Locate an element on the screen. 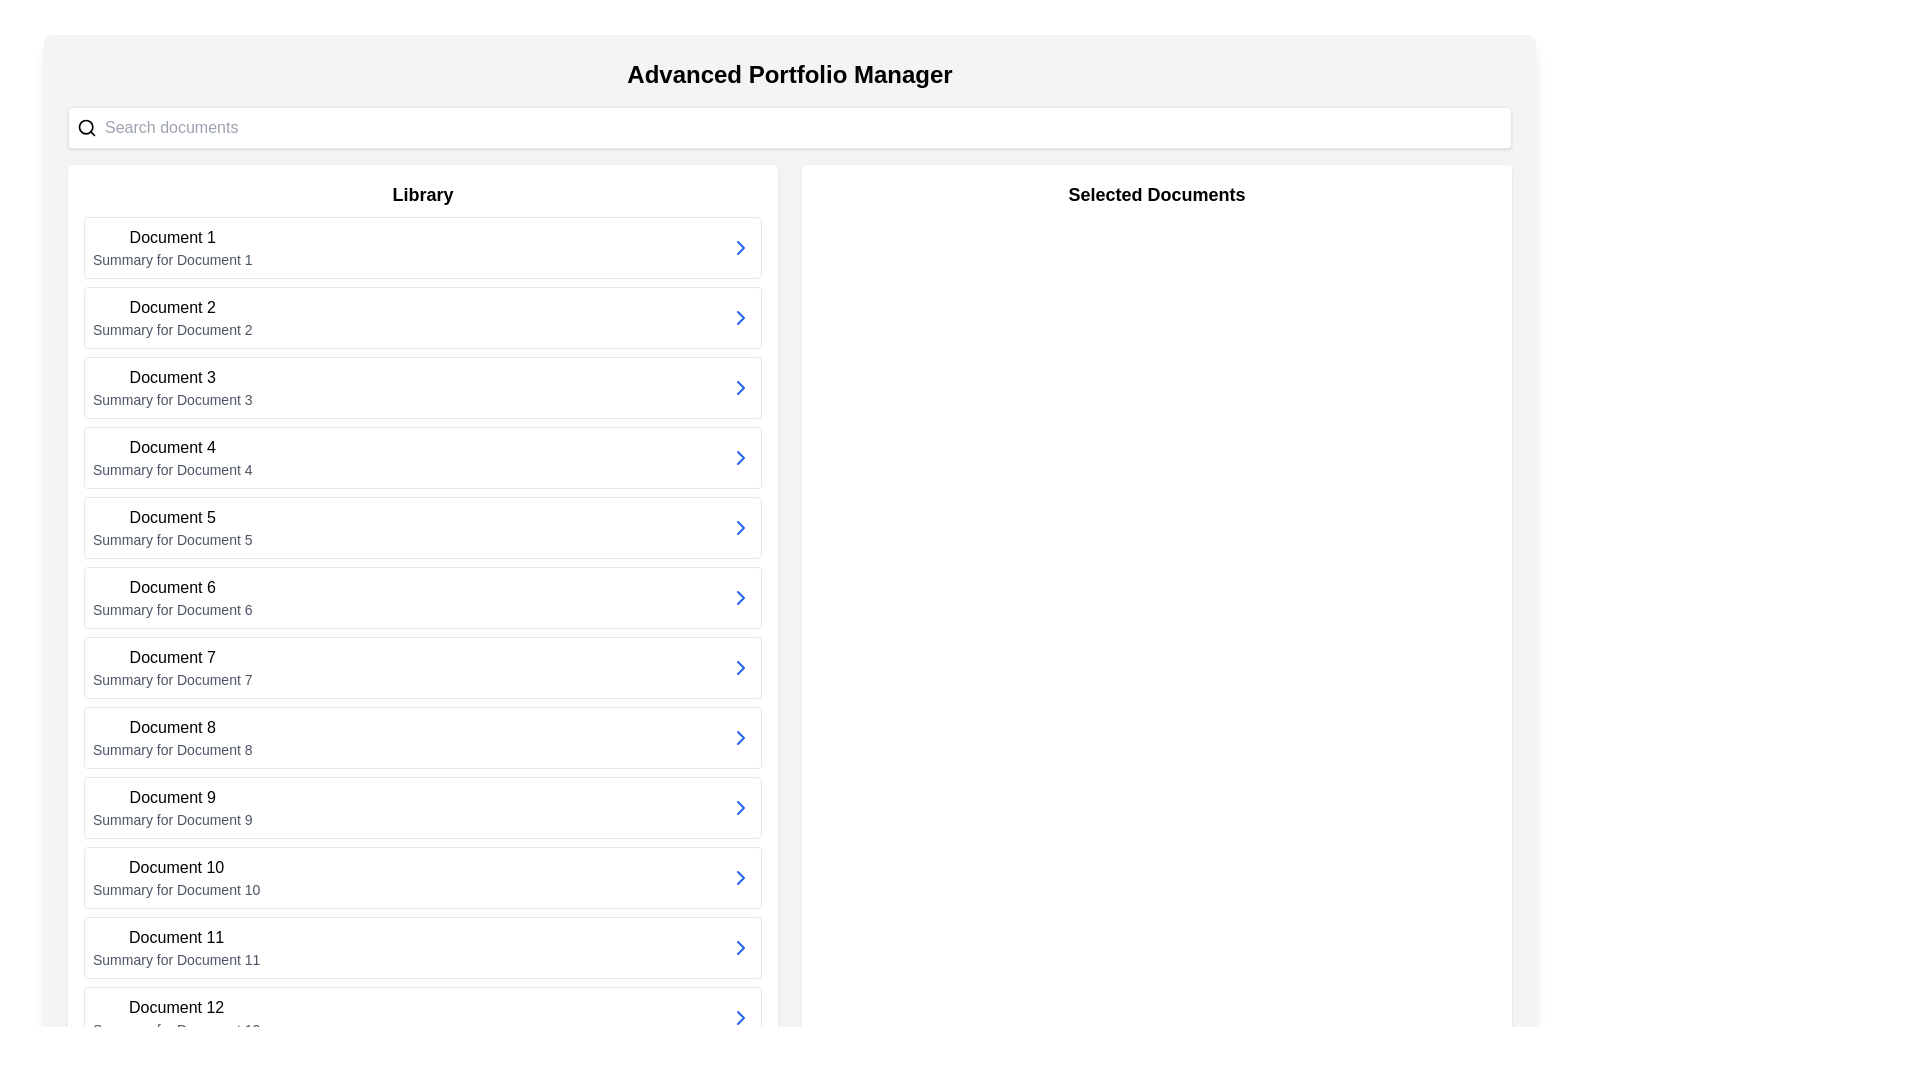 The image size is (1920, 1080). the icon for 'Document 3' located in the 'Library' section of the application, positioned to the far-right of the item's row is located at coordinates (739, 388).